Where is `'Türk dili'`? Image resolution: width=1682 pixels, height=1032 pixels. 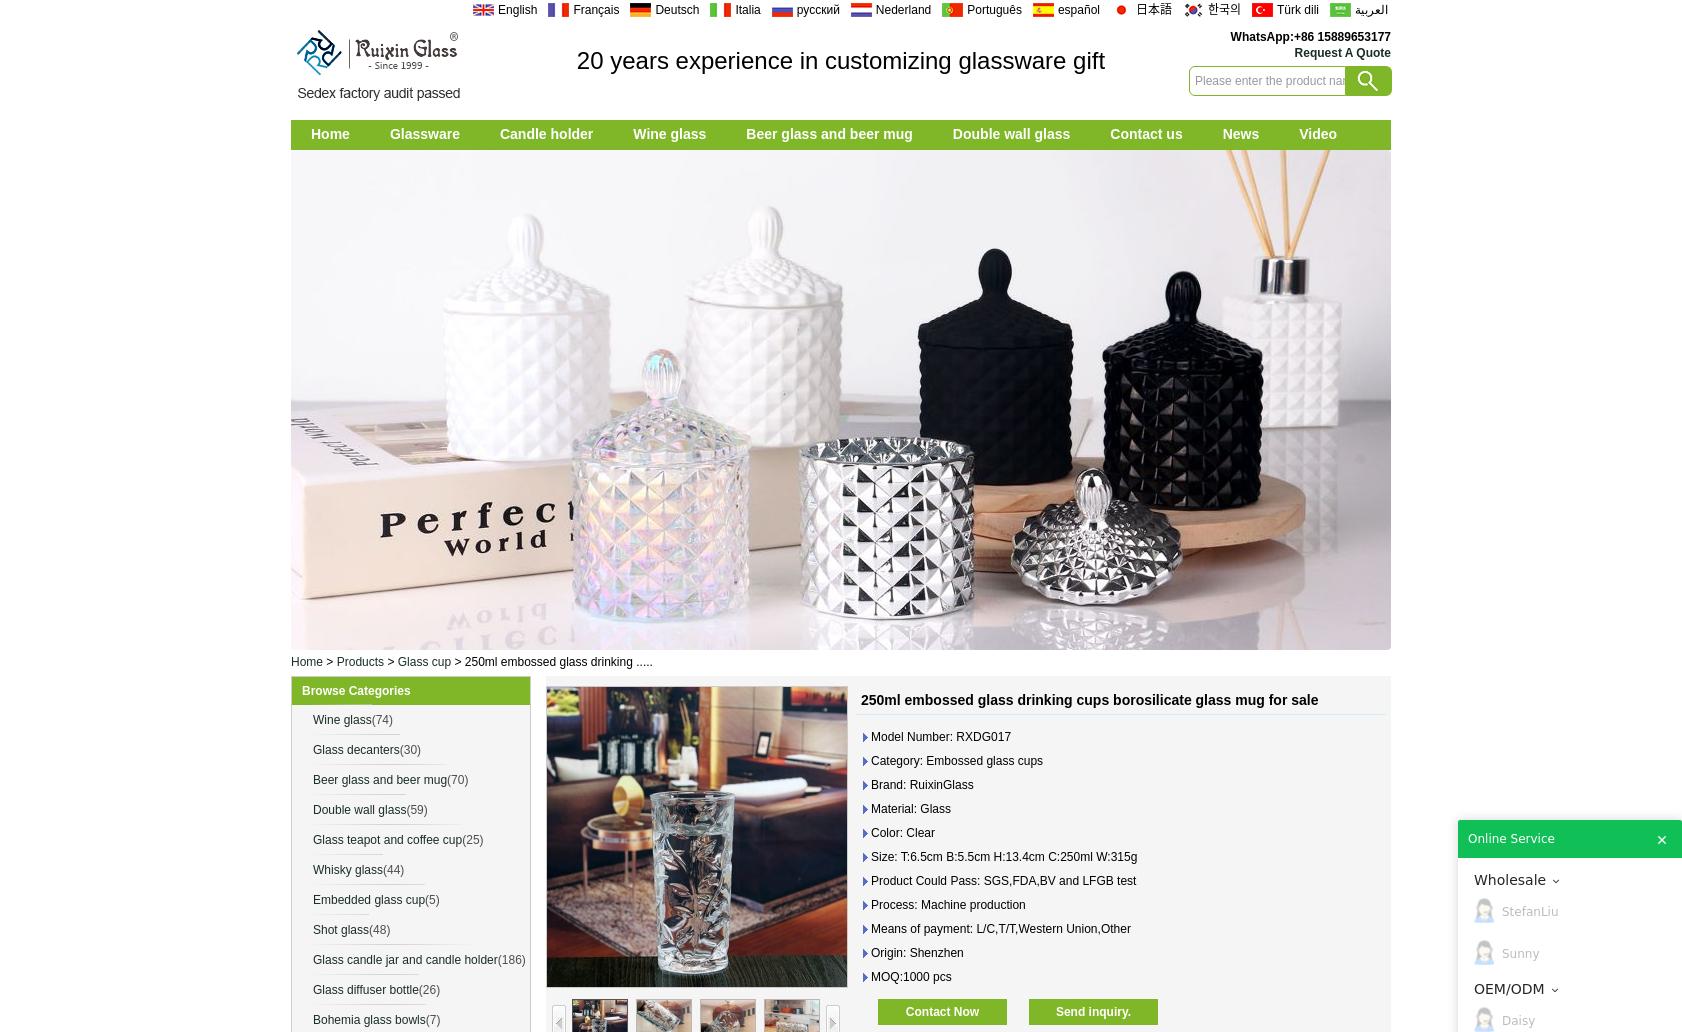
'Türk dili' is located at coordinates (1275, 10).